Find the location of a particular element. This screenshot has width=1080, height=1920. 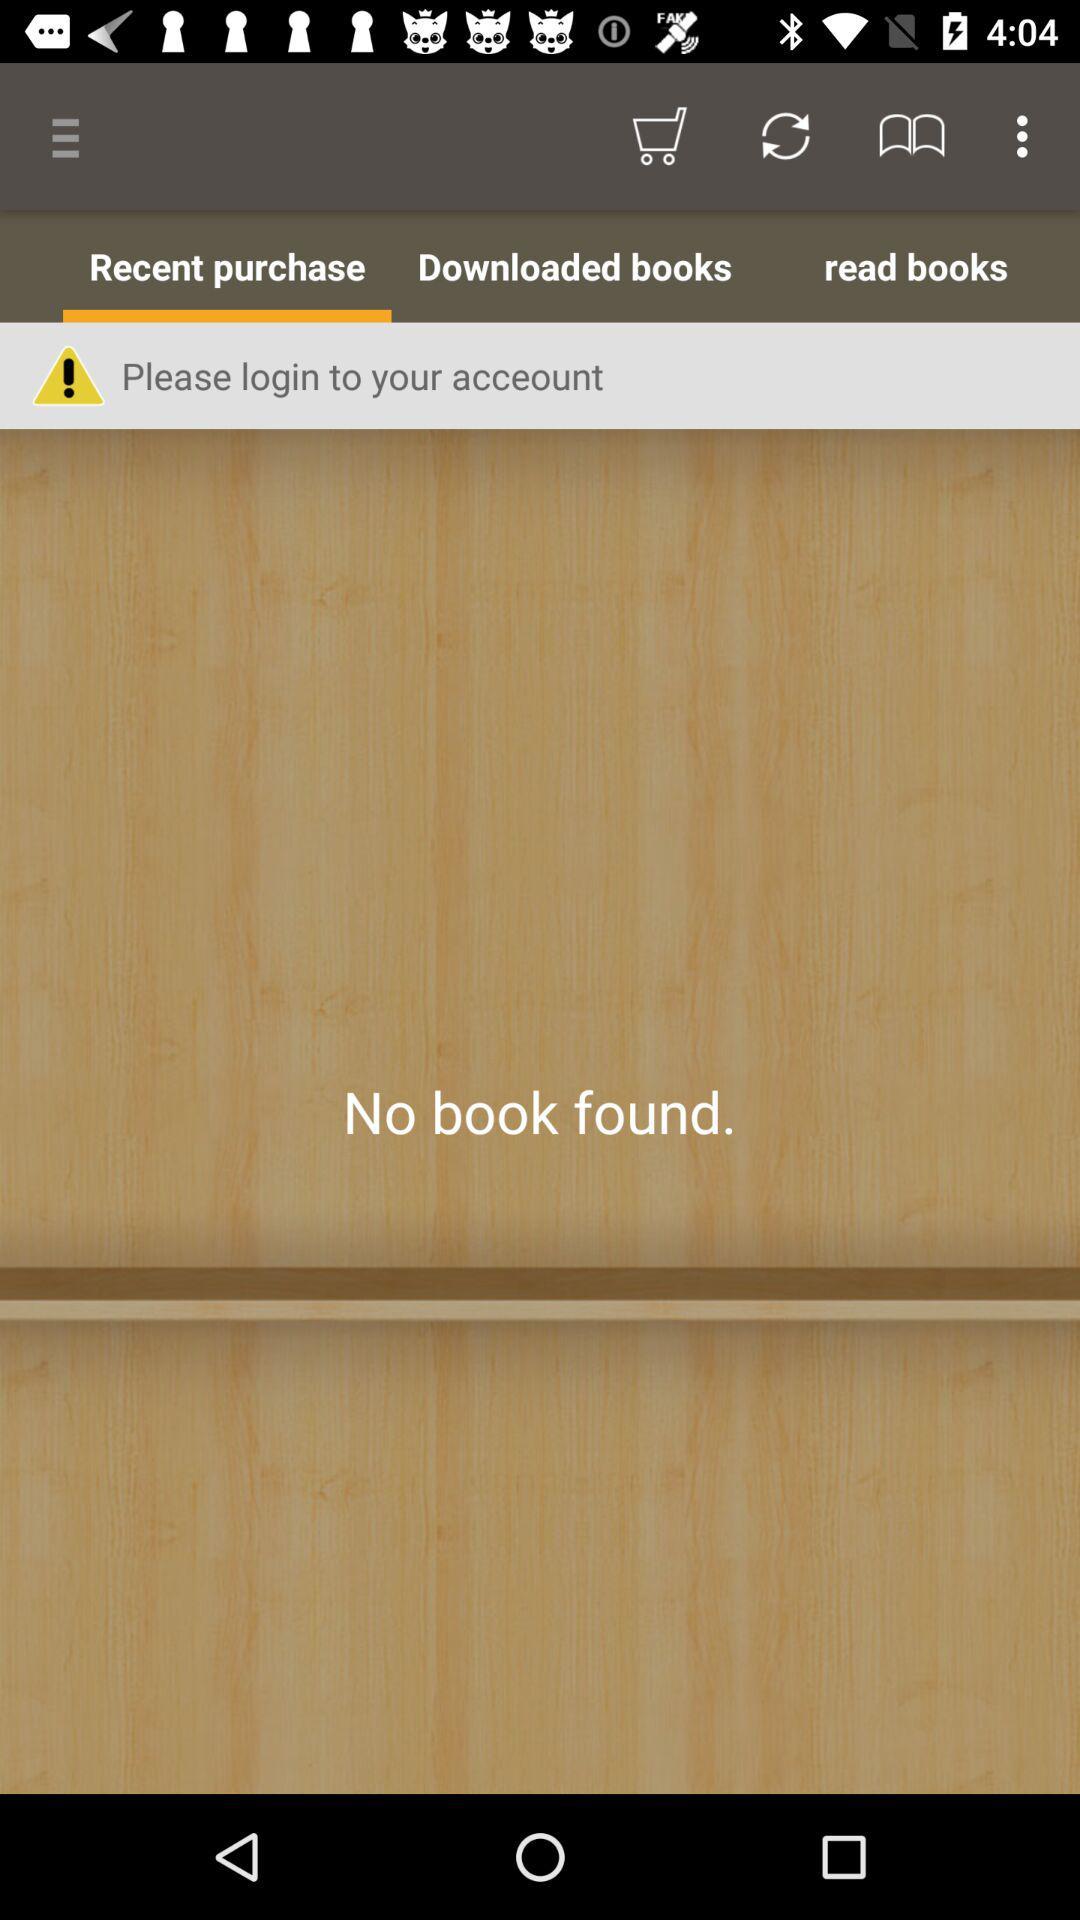

all books item is located at coordinates (31, 265).